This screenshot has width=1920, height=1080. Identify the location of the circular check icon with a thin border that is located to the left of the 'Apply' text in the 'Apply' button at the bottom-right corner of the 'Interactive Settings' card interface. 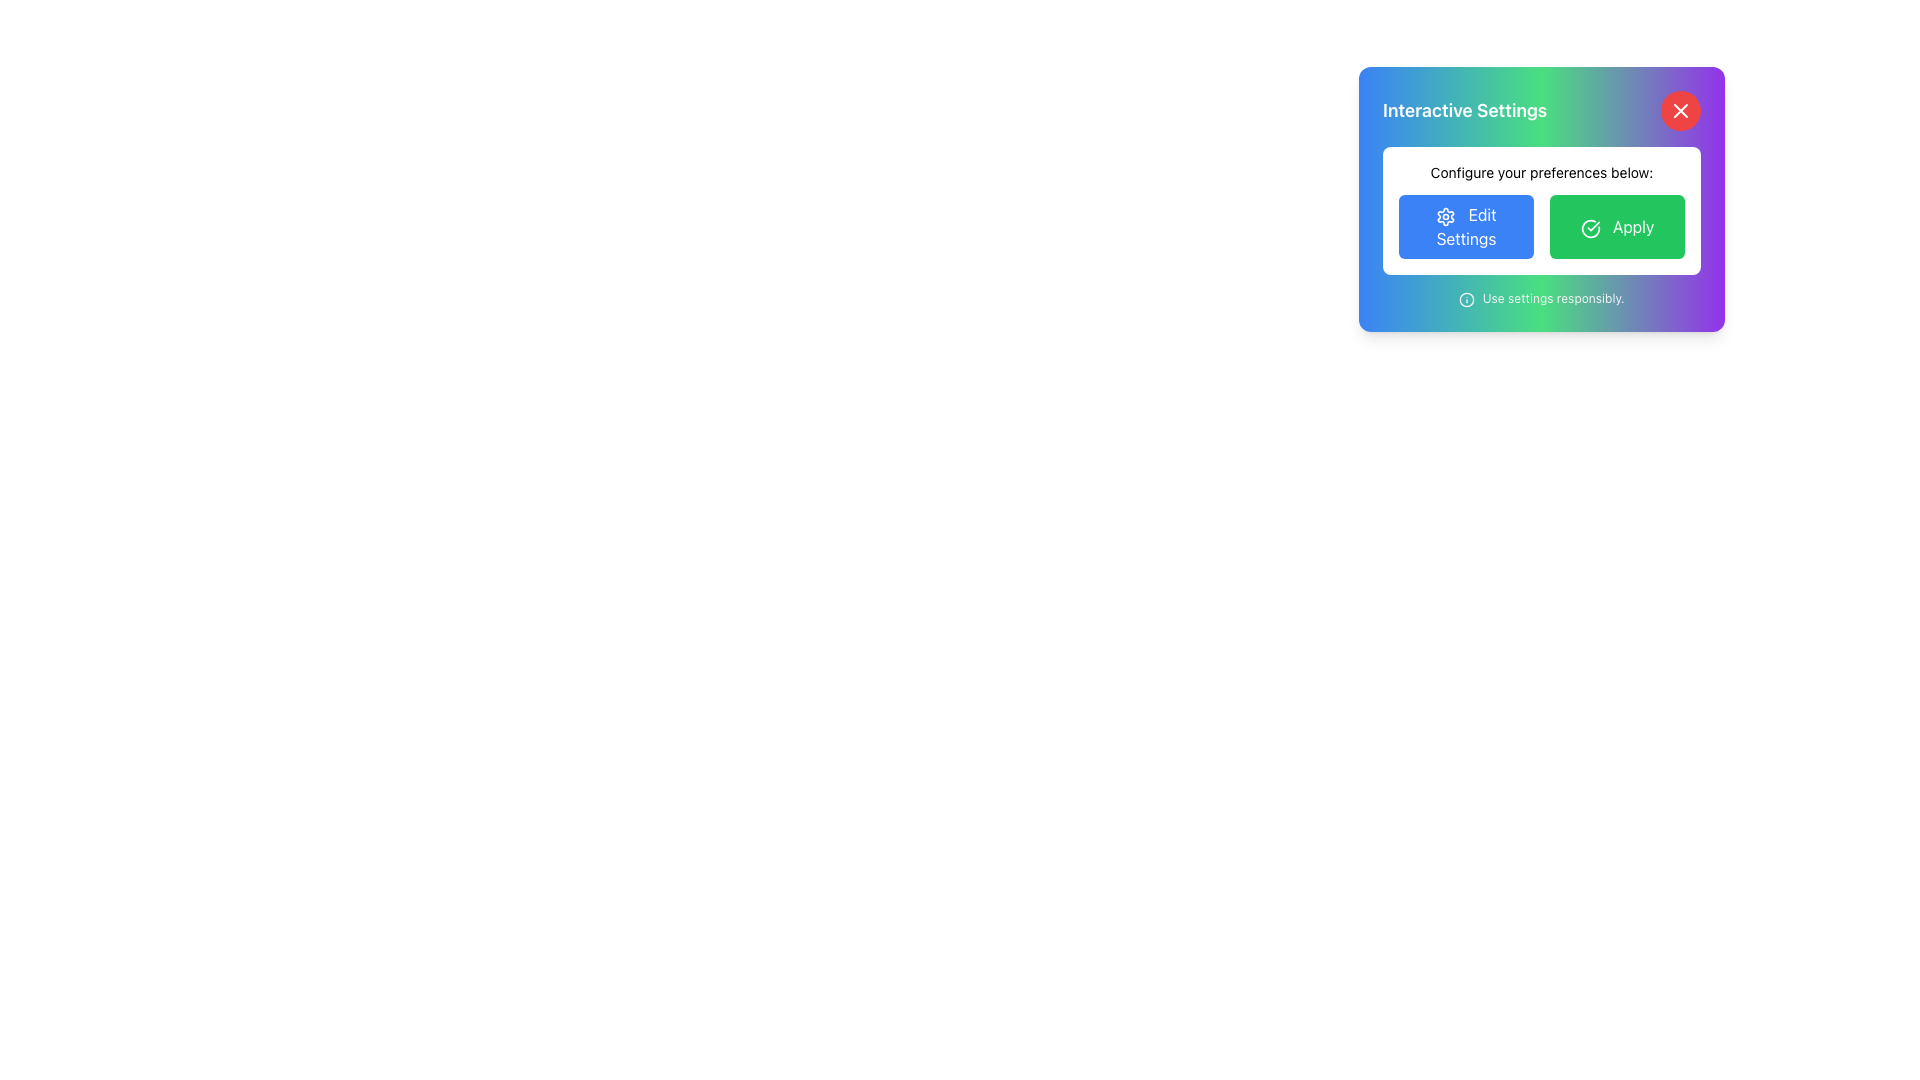
(1589, 227).